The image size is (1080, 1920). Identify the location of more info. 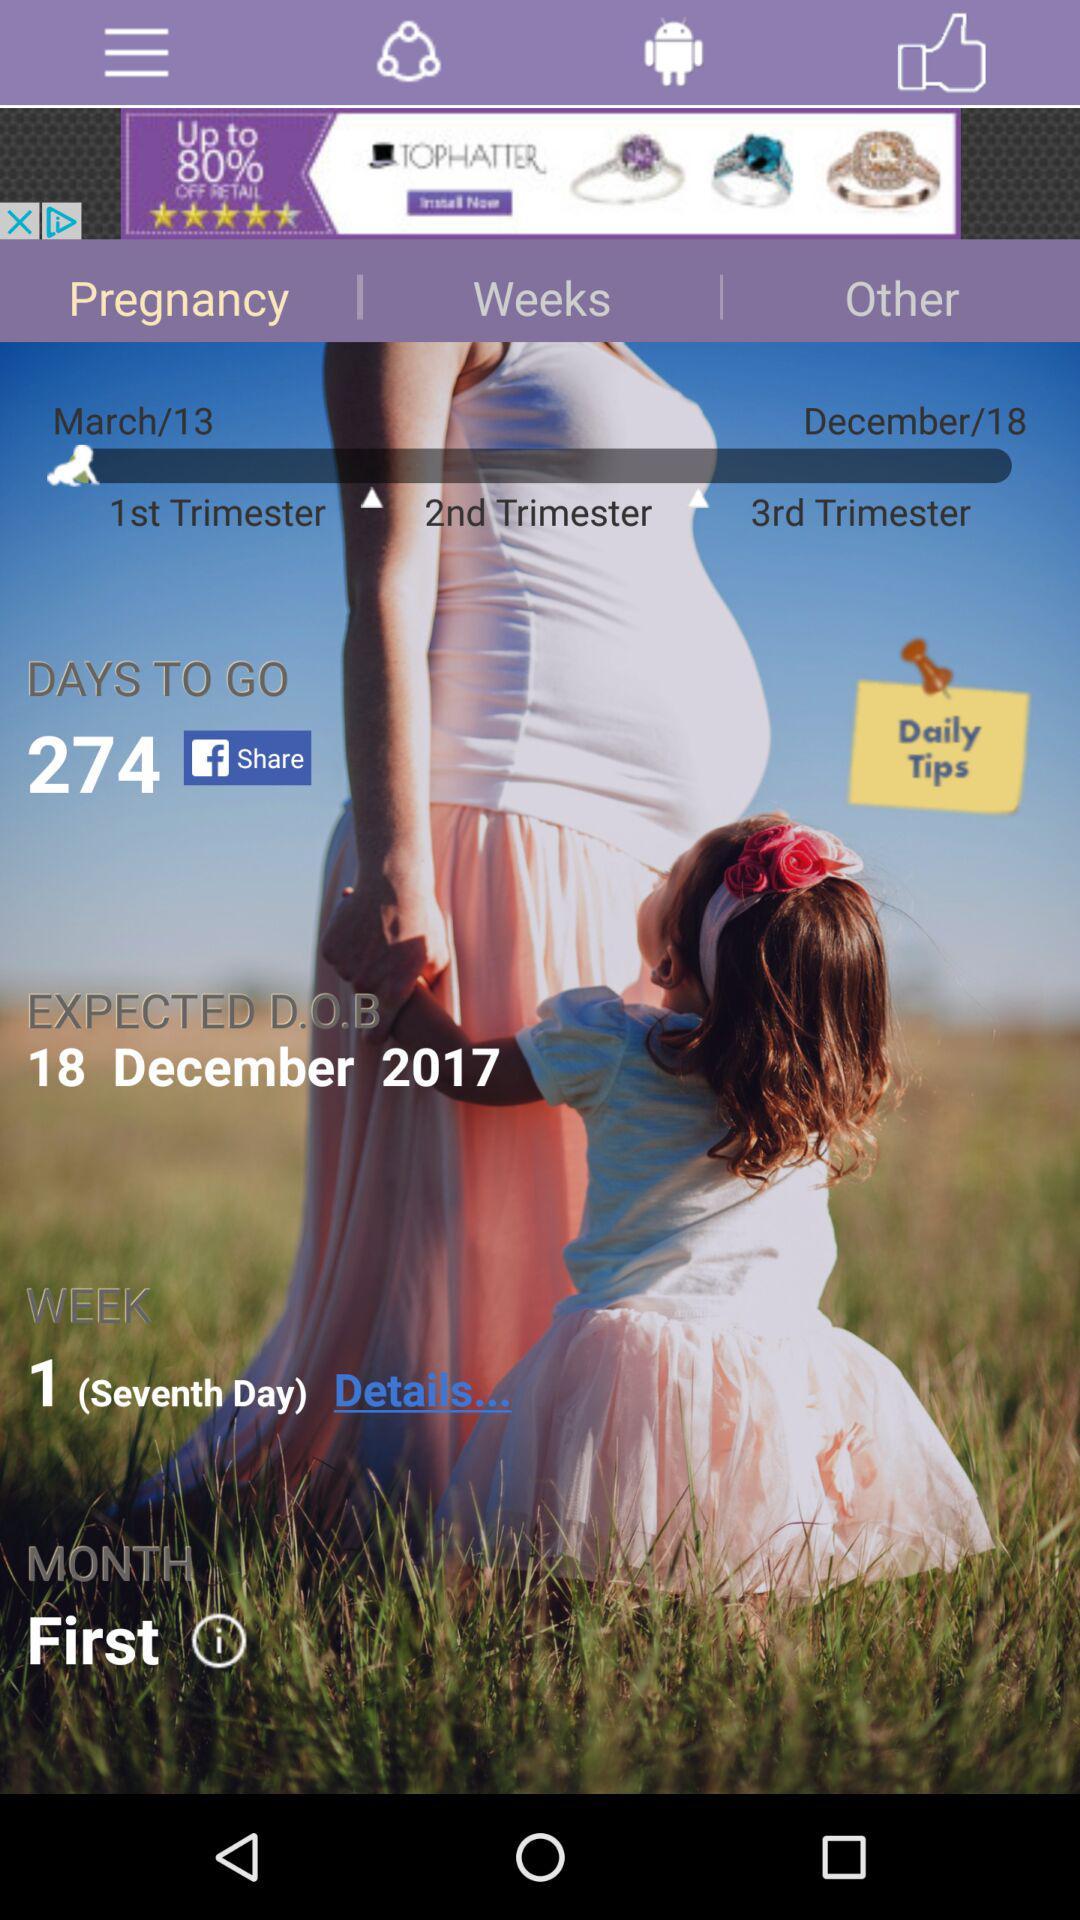
(205, 1640).